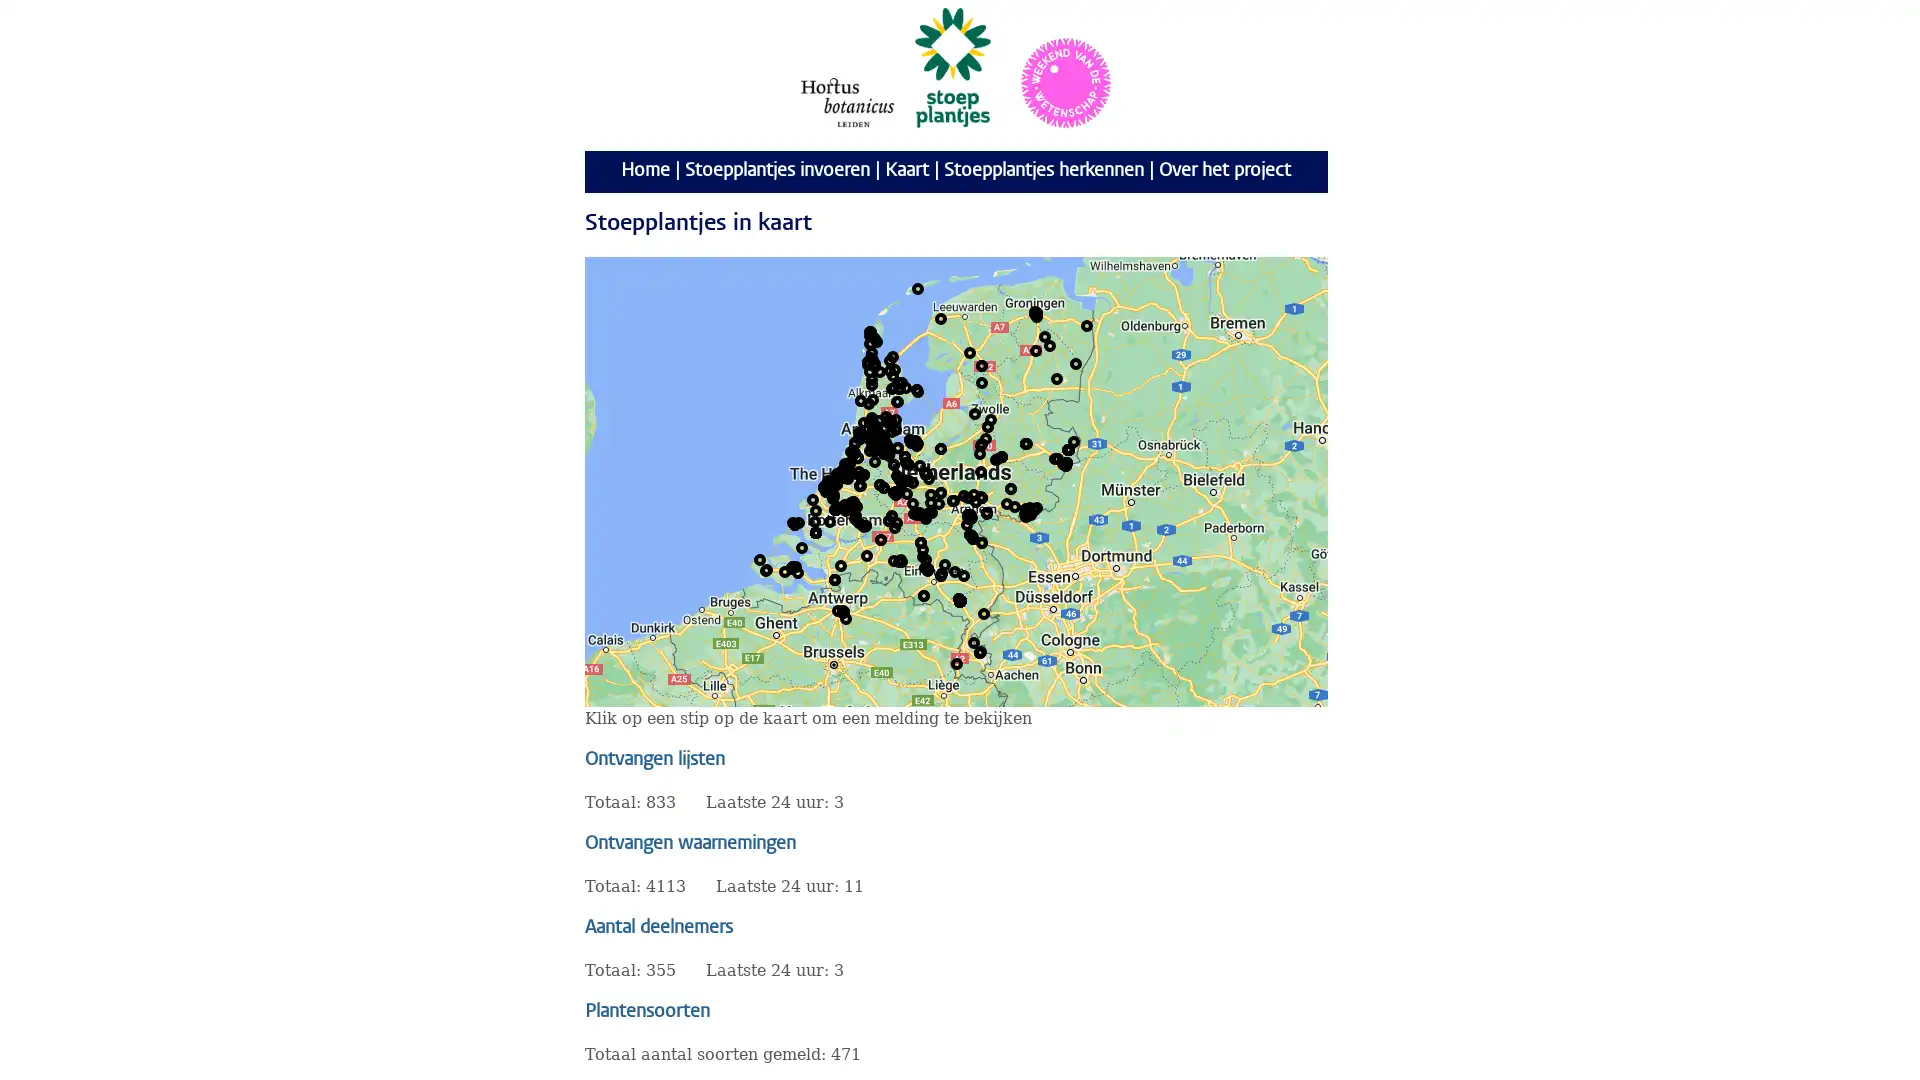 This screenshot has height=1080, width=1920. I want to click on Telling van Truus op 05 juni 2022, so click(859, 437).